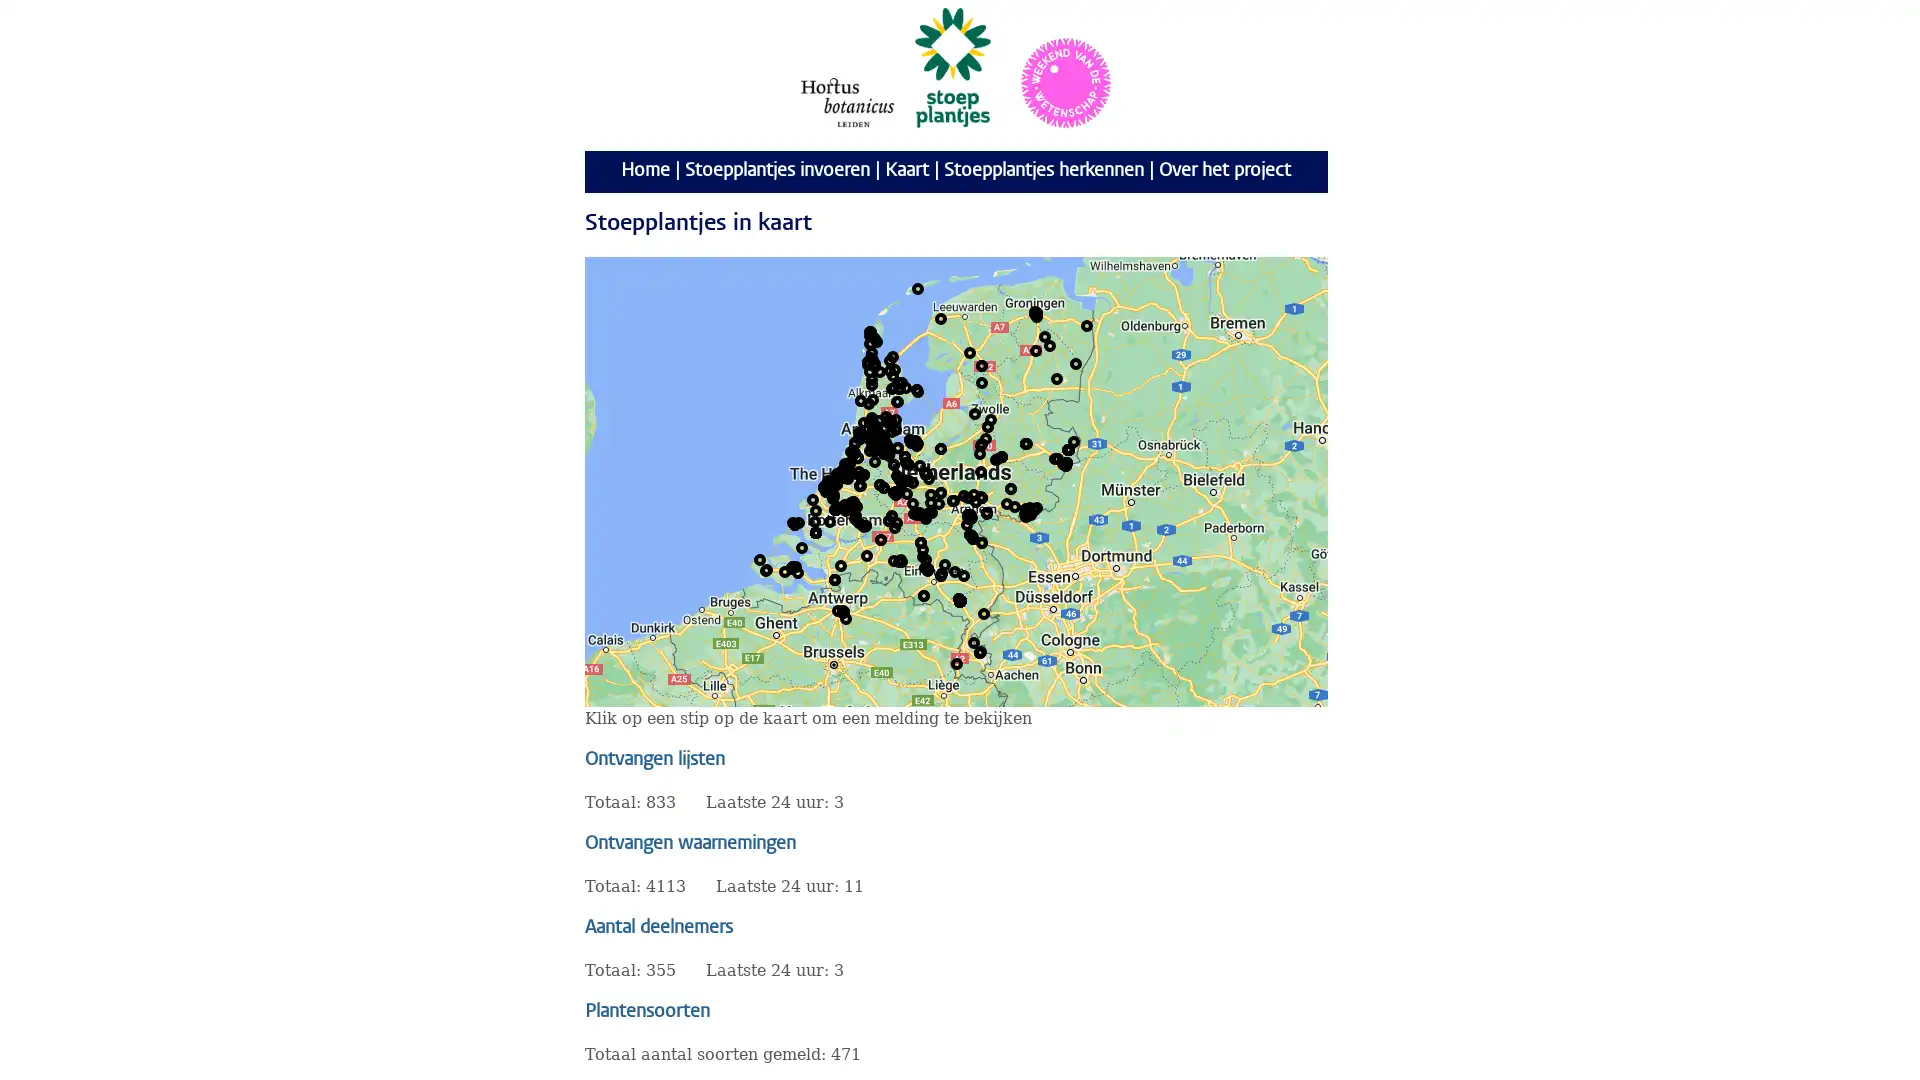 This screenshot has height=1080, width=1920. I want to click on Telling van Truus op 05 juni 2022, so click(859, 437).